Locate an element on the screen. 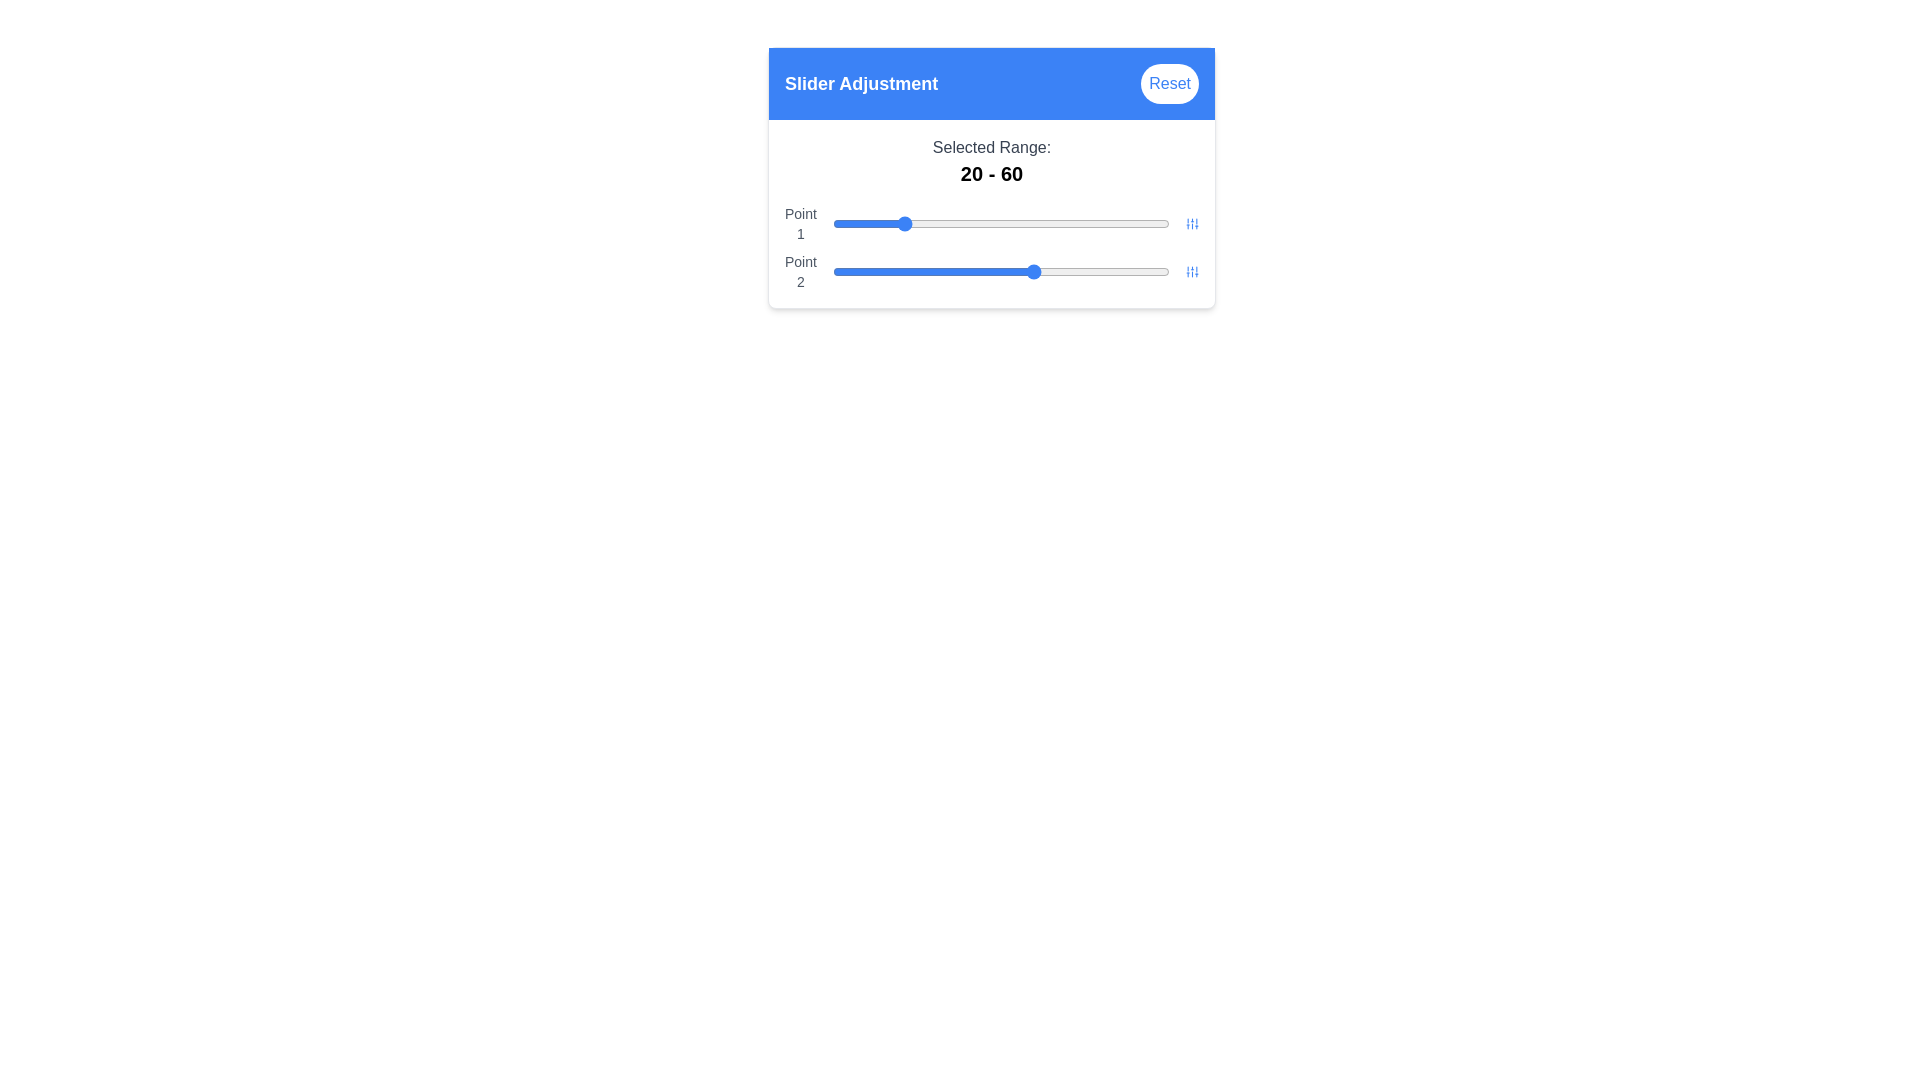  the slider is located at coordinates (971, 272).